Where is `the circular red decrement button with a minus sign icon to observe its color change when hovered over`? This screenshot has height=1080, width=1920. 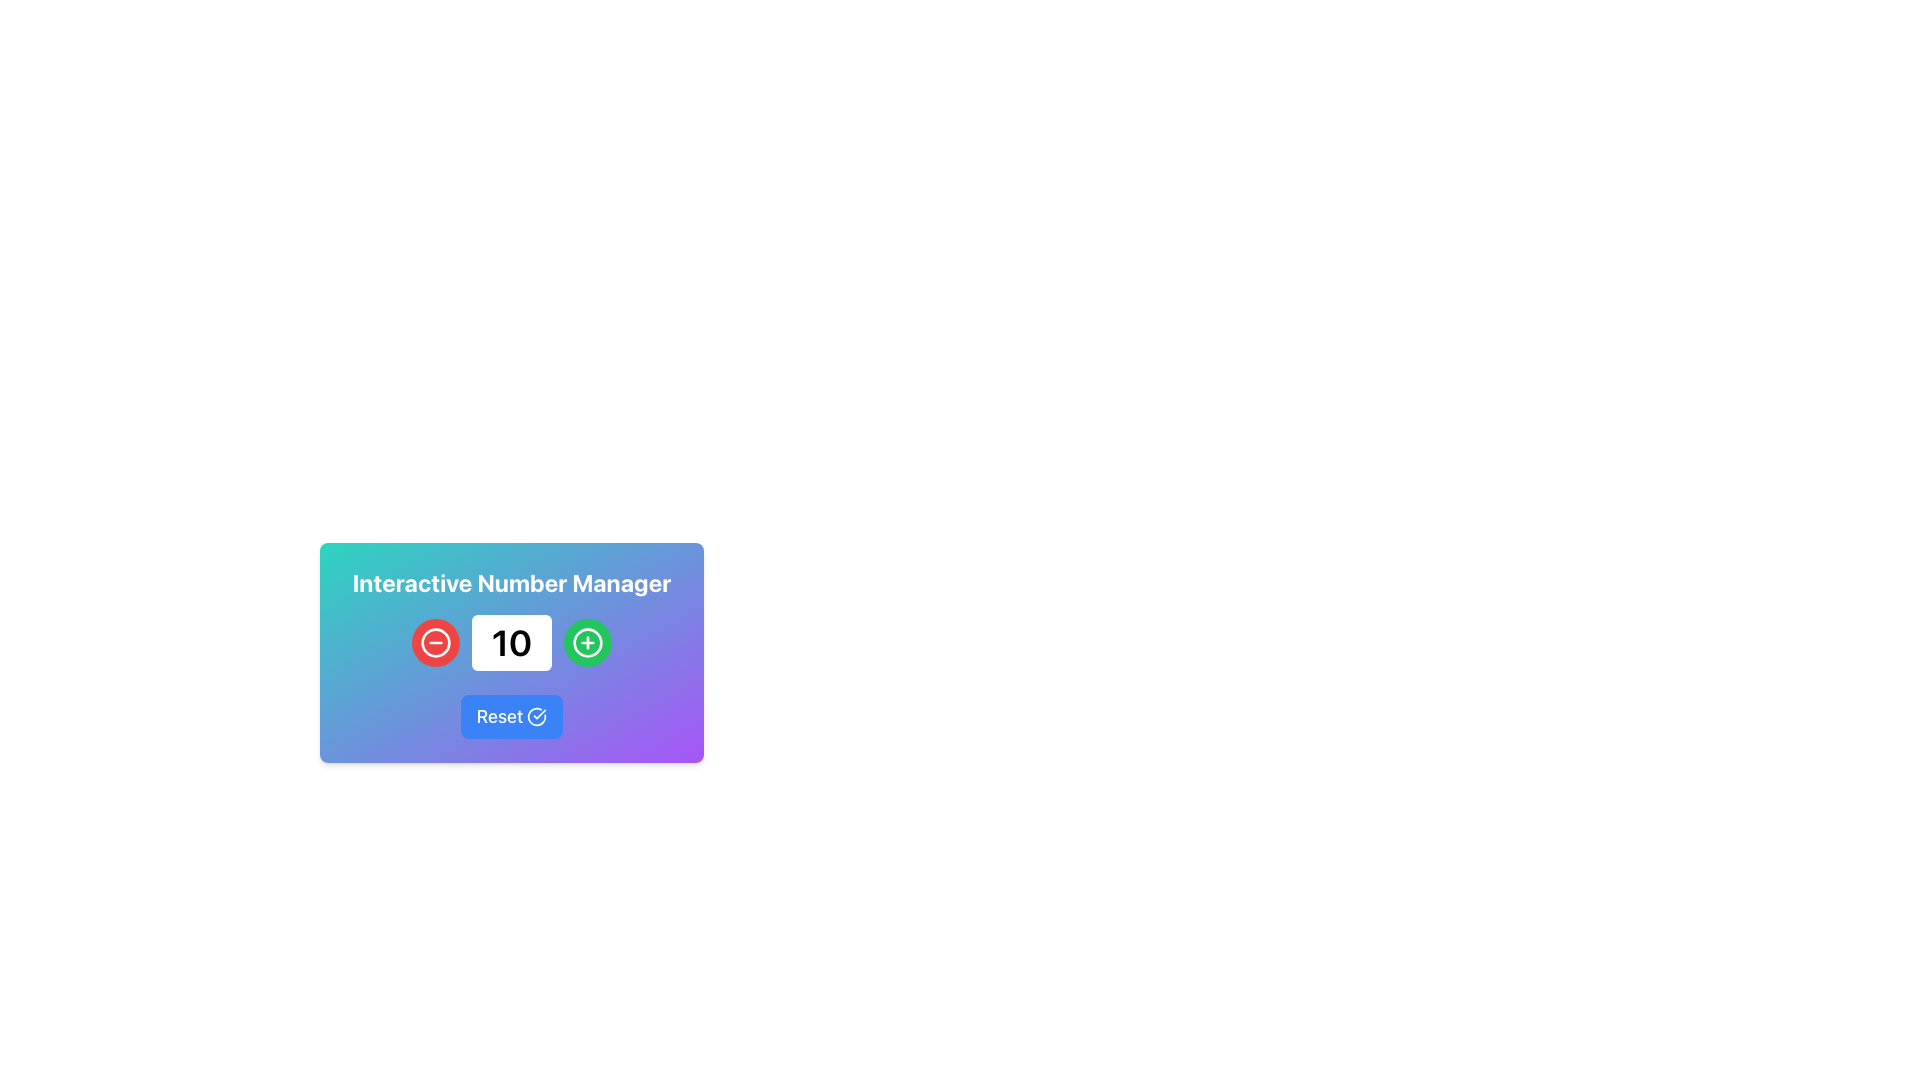
the circular red decrement button with a minus sign icon to observe its color change when hovered over is located at coordinates (435, 643).